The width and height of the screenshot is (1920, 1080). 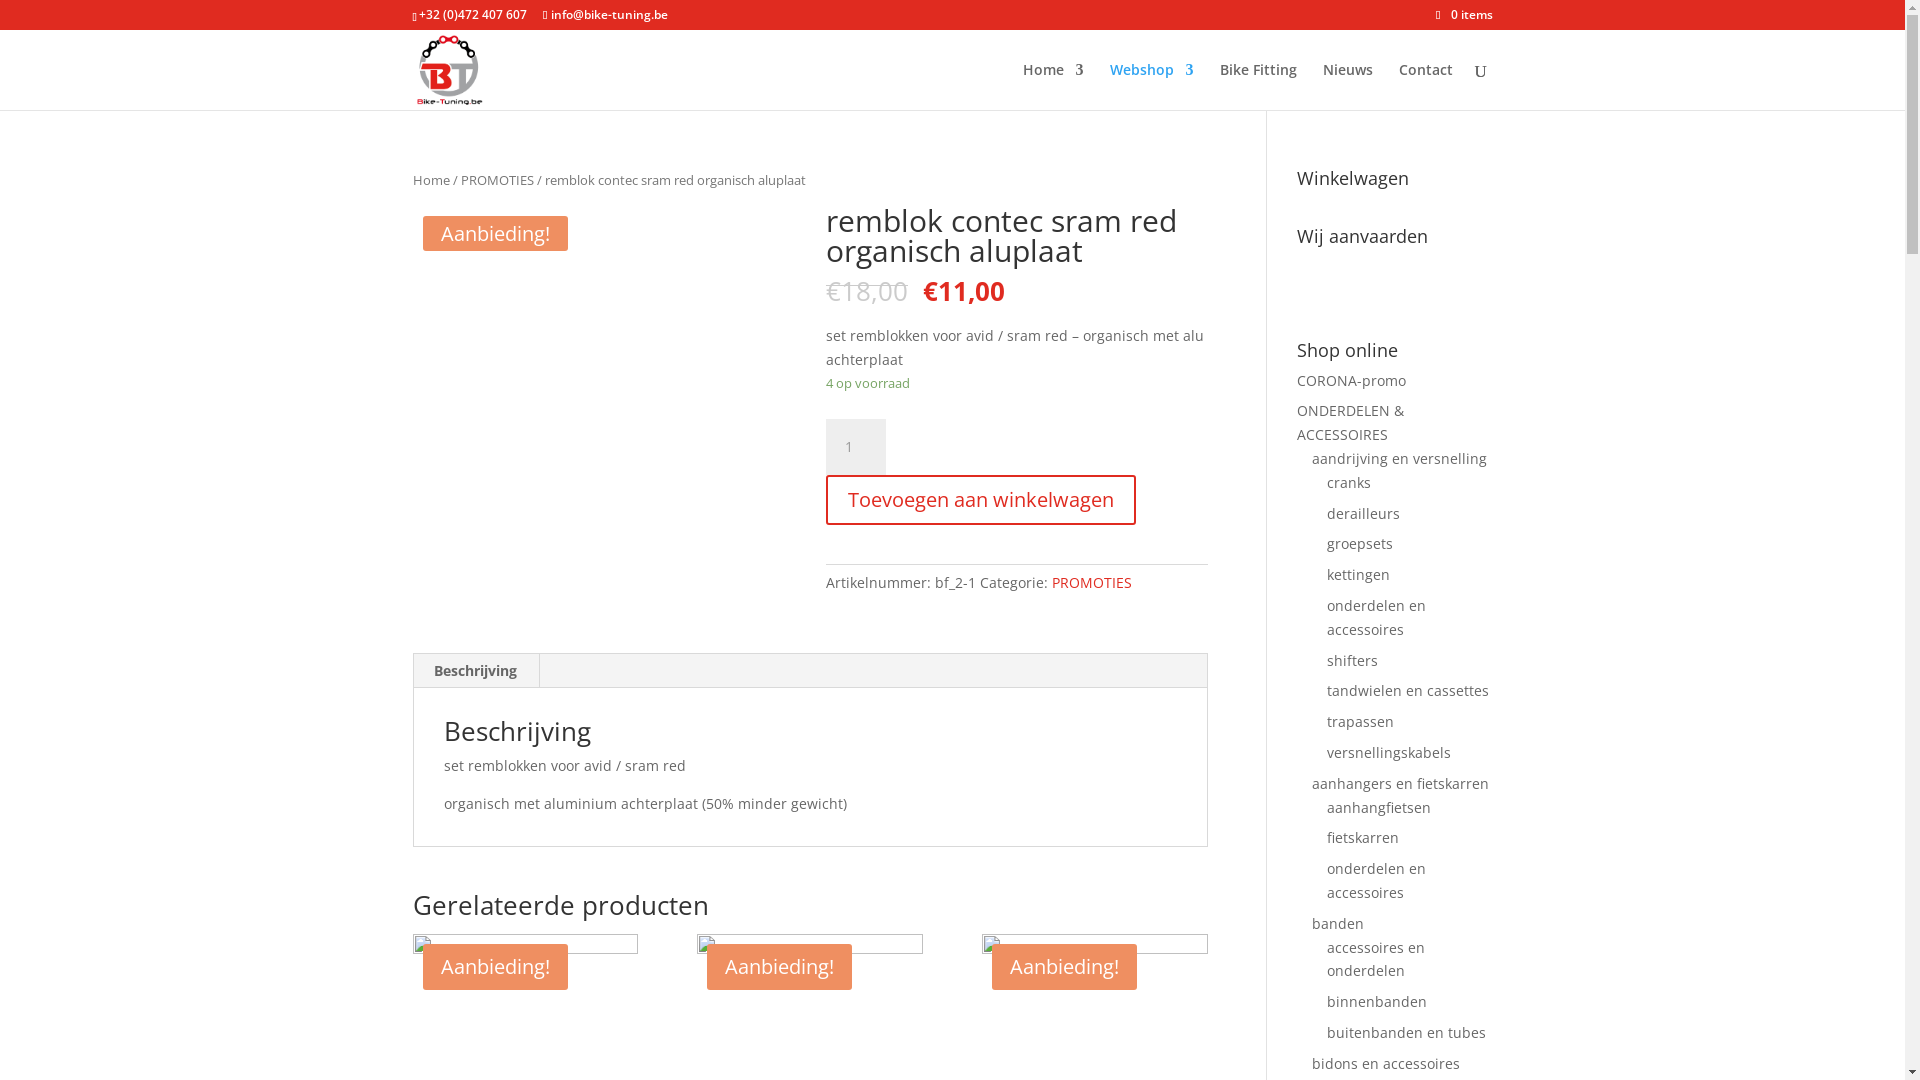 I want to click on 'aanhangers en fietskarren', so click(x=1399, y=782).